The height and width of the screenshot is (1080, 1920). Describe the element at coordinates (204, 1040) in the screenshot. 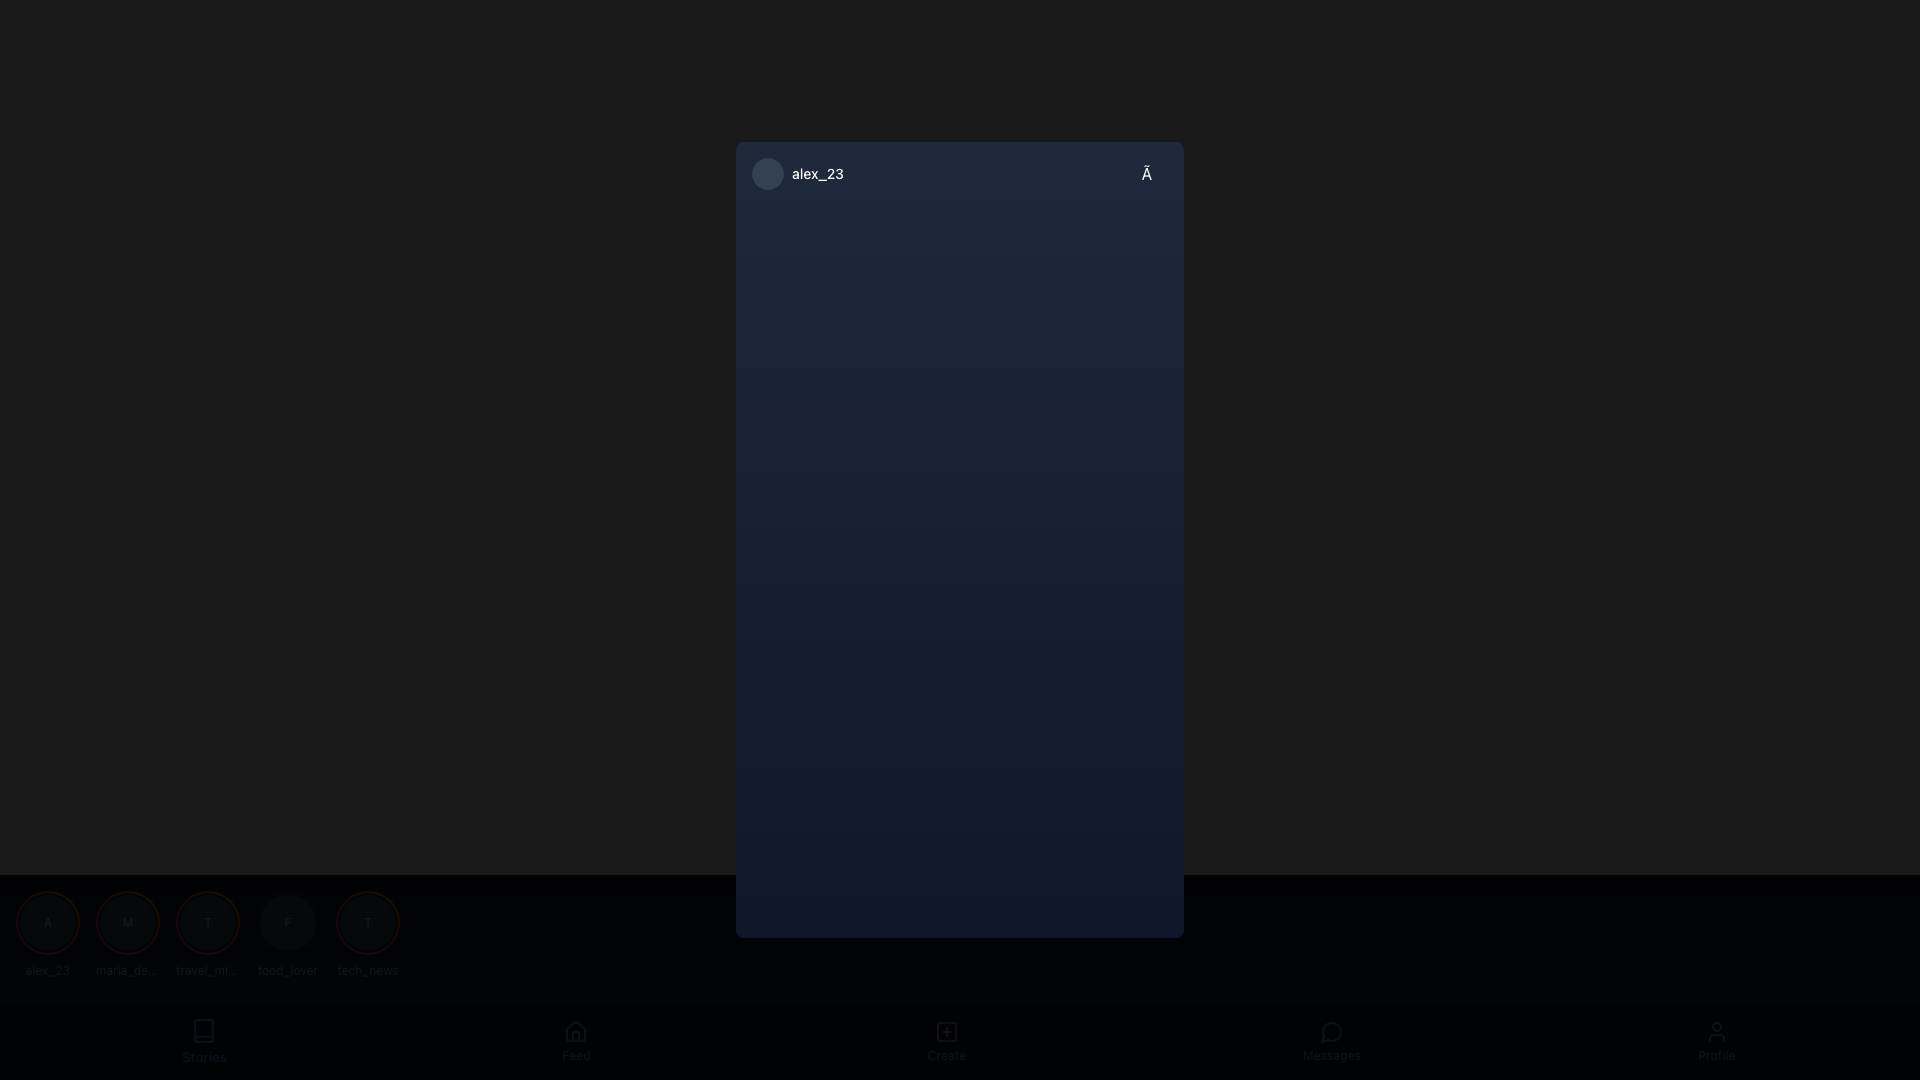

I see `the 'Stories' button located at the bottom navigation bar` at that location.